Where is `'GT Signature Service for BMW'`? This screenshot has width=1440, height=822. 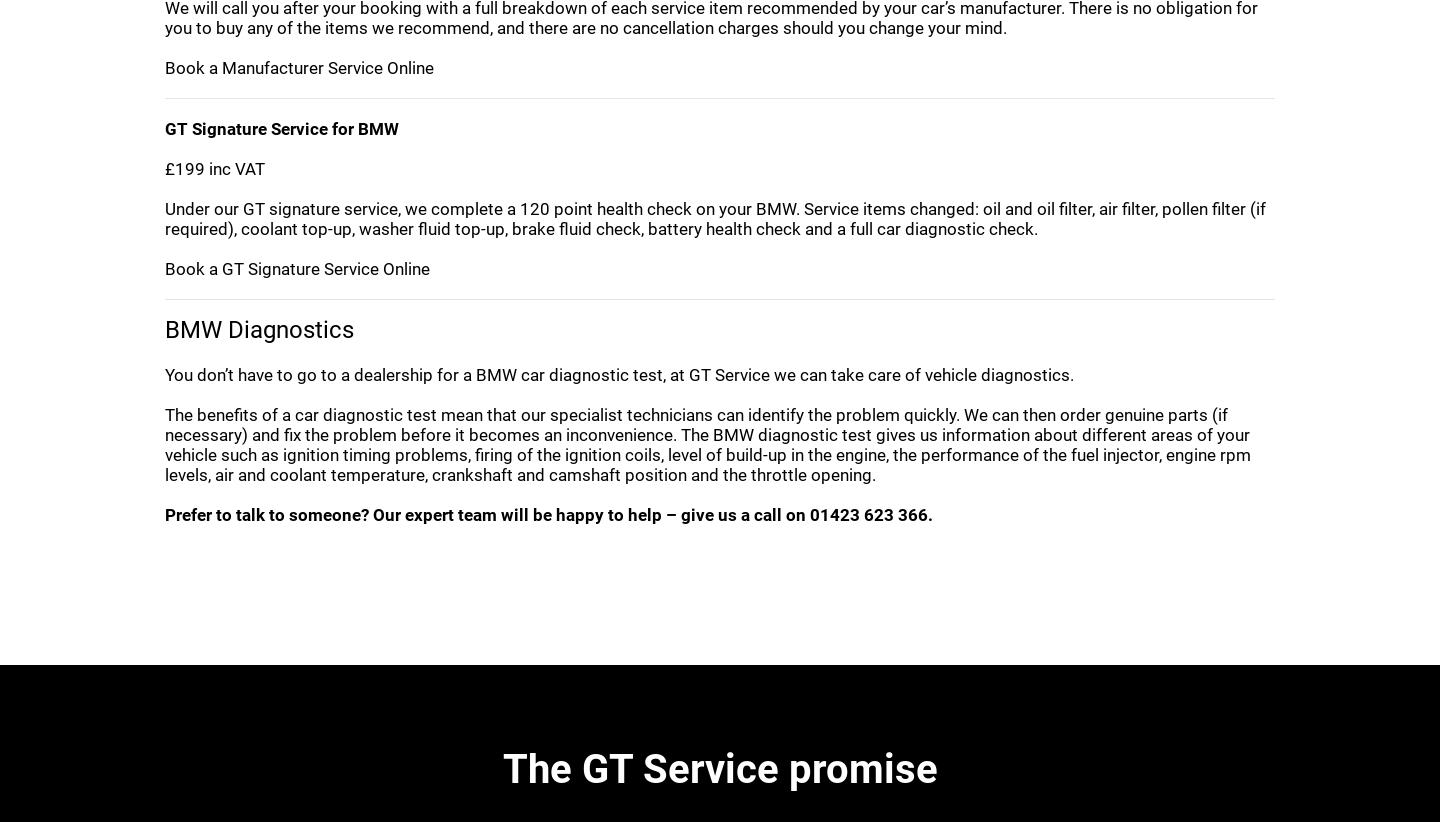
'GT Signature Service for BMW' is located at coordinates (164, 127).